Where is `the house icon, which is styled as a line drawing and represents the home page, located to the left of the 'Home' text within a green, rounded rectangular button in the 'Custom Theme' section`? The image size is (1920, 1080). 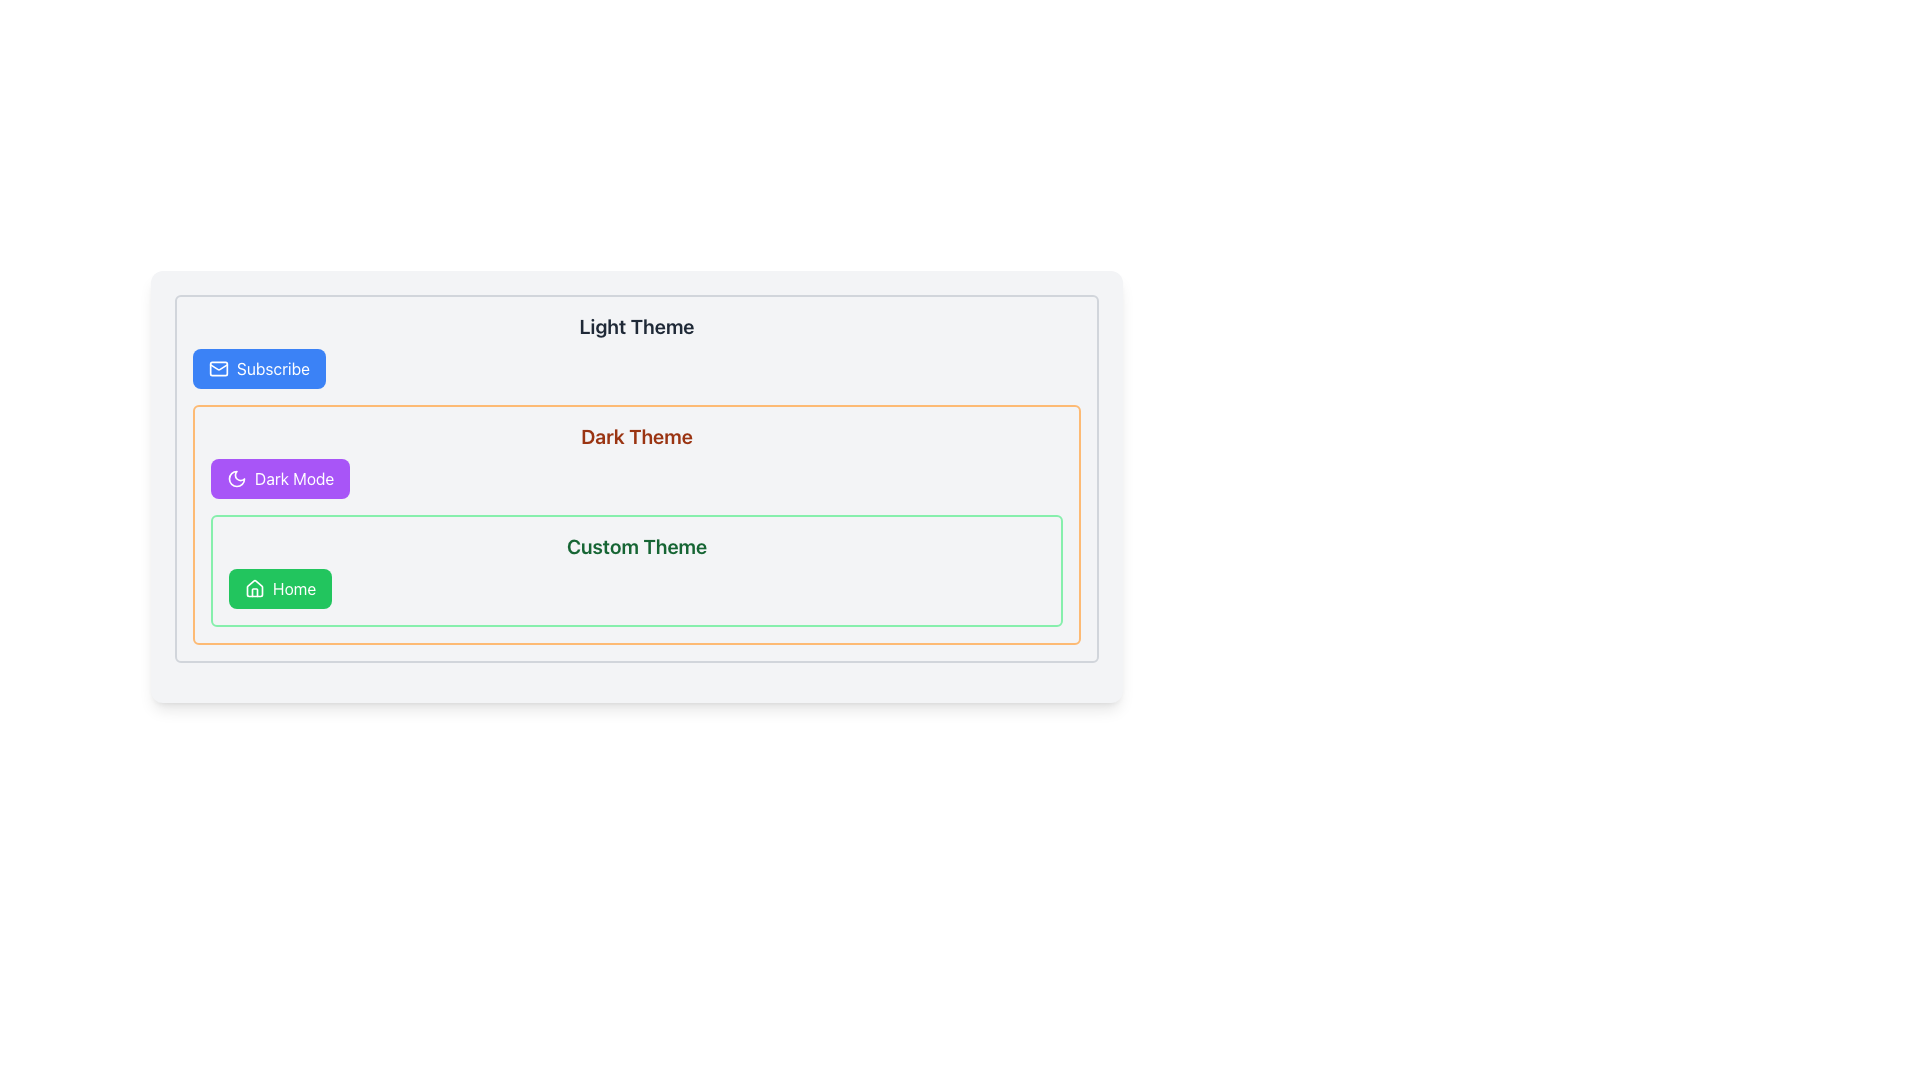
the house icon, which is styled as a line drawing and represents the home page, located to the left of the 'Home' text within a green, rounded rectangular button in the 'Custom Theme' section is located at coordinates (253, 588).